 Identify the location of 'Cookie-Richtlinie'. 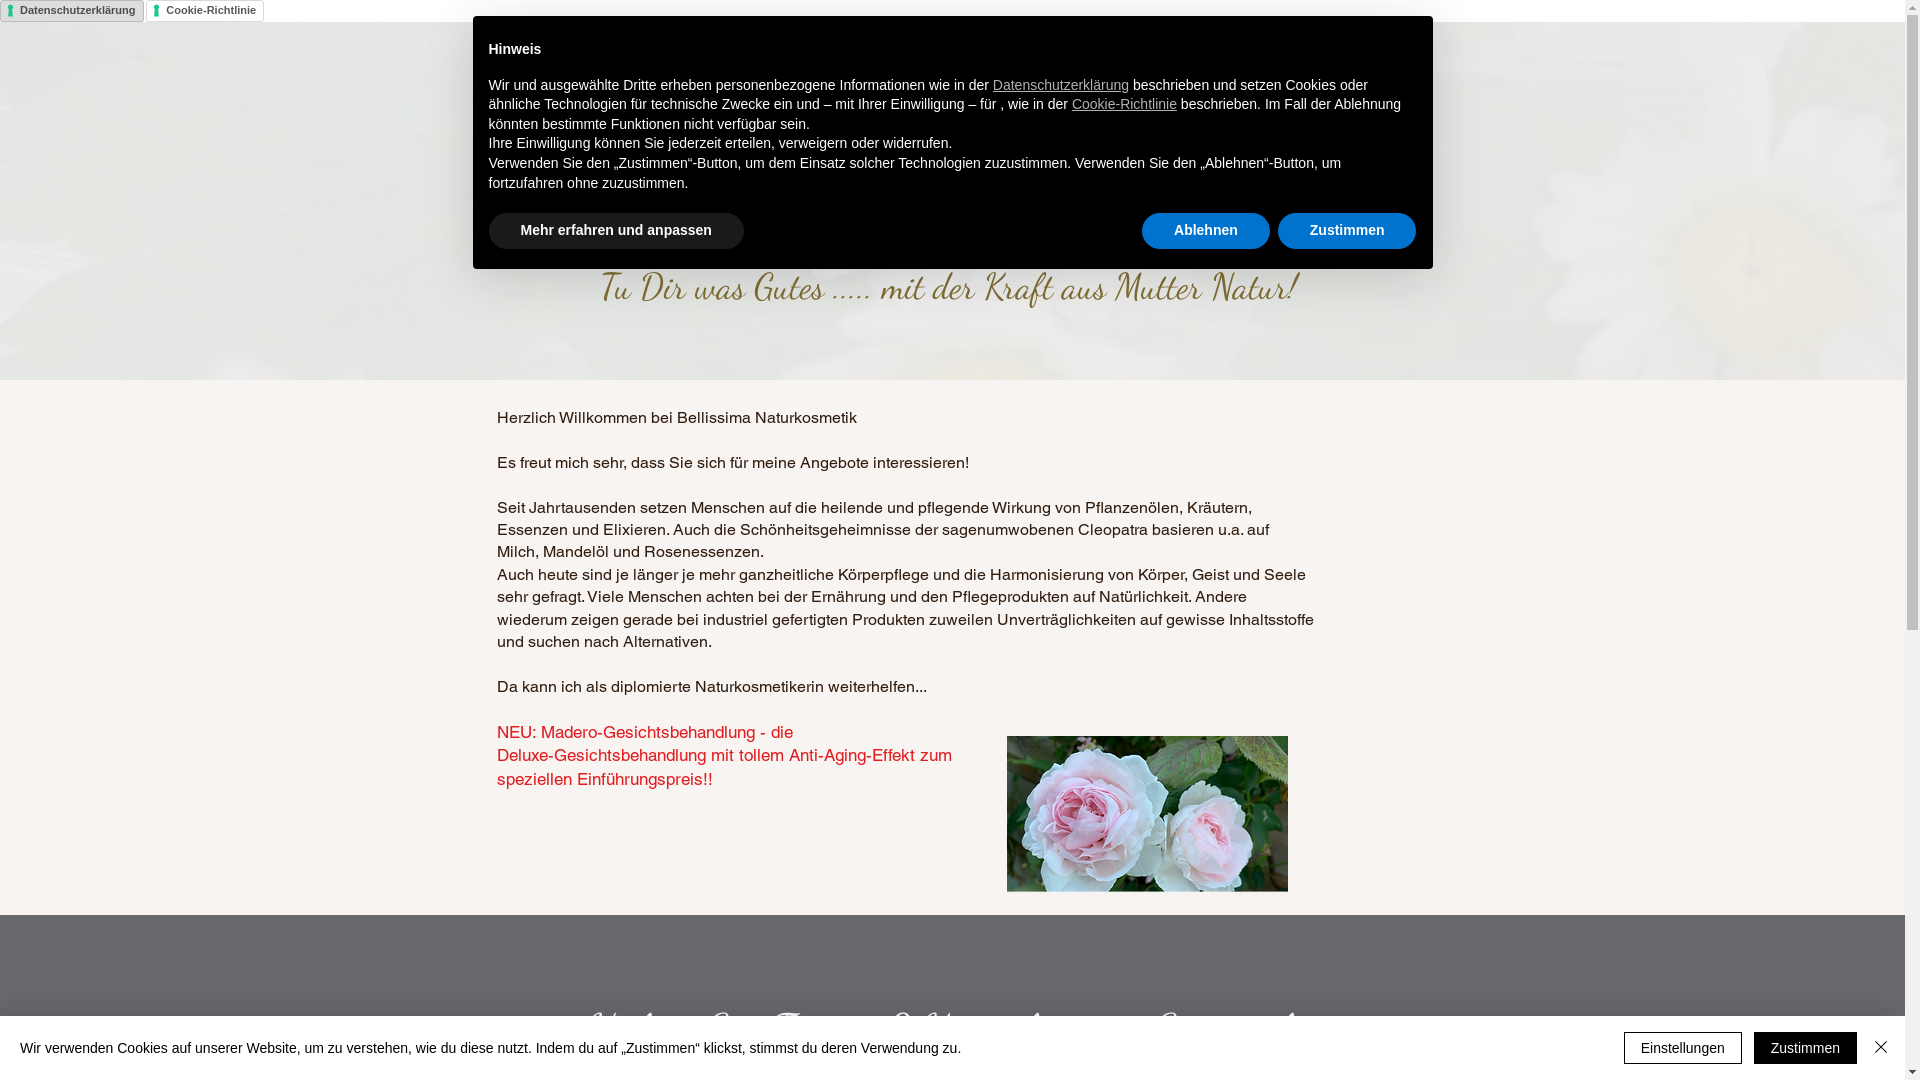
(1124, 104).